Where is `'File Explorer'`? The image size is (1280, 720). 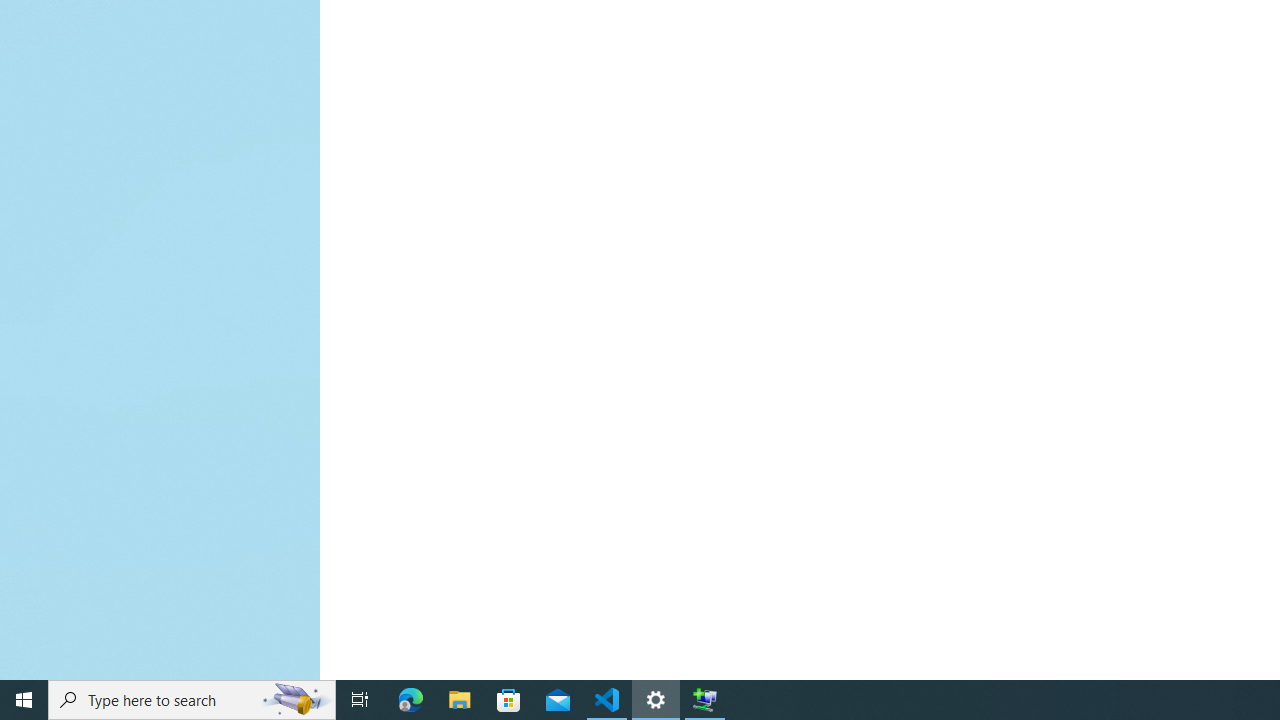 'File Explorer' is located at coordinates (459, 698).